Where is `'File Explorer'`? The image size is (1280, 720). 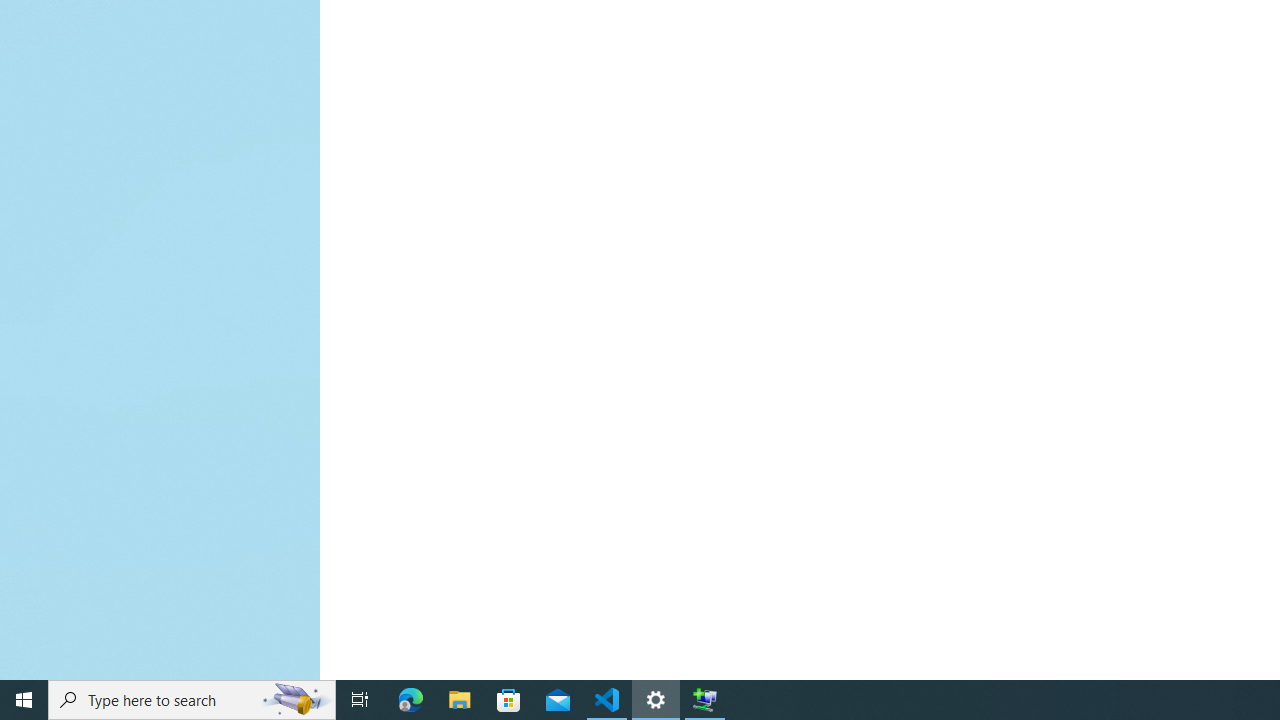 'File Explorer' is located at coordinates (459, 698).